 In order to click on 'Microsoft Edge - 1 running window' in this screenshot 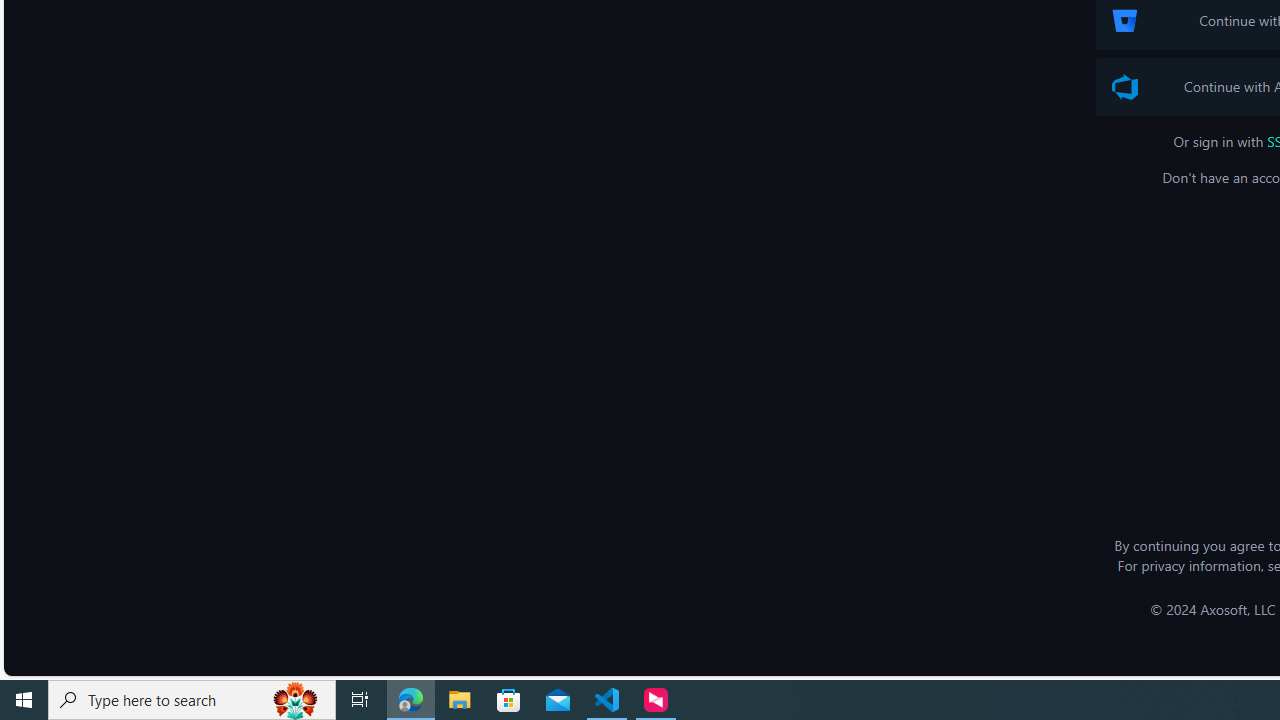, I will do `click(410, 698)`.